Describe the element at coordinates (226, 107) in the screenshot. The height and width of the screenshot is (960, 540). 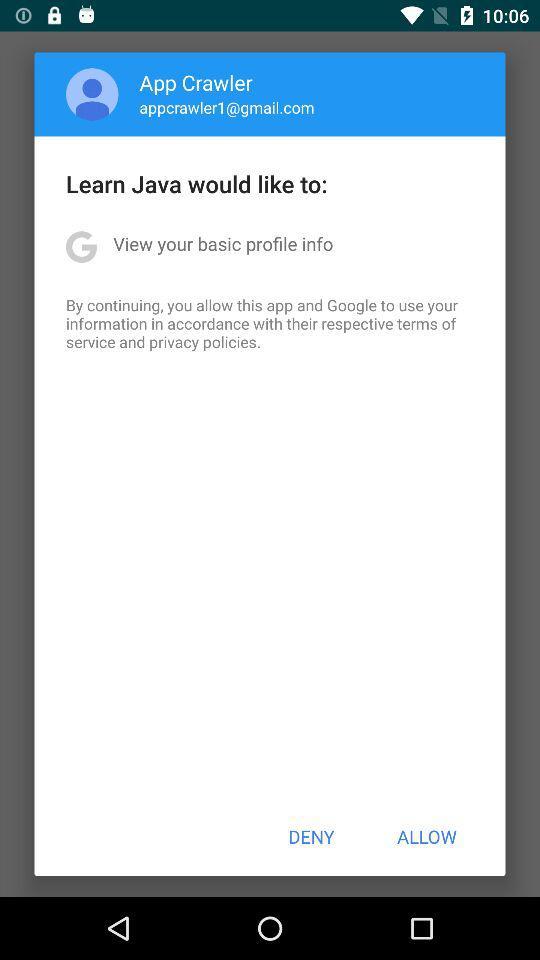
I see `appcrawler1@gmail.com app` at that location.